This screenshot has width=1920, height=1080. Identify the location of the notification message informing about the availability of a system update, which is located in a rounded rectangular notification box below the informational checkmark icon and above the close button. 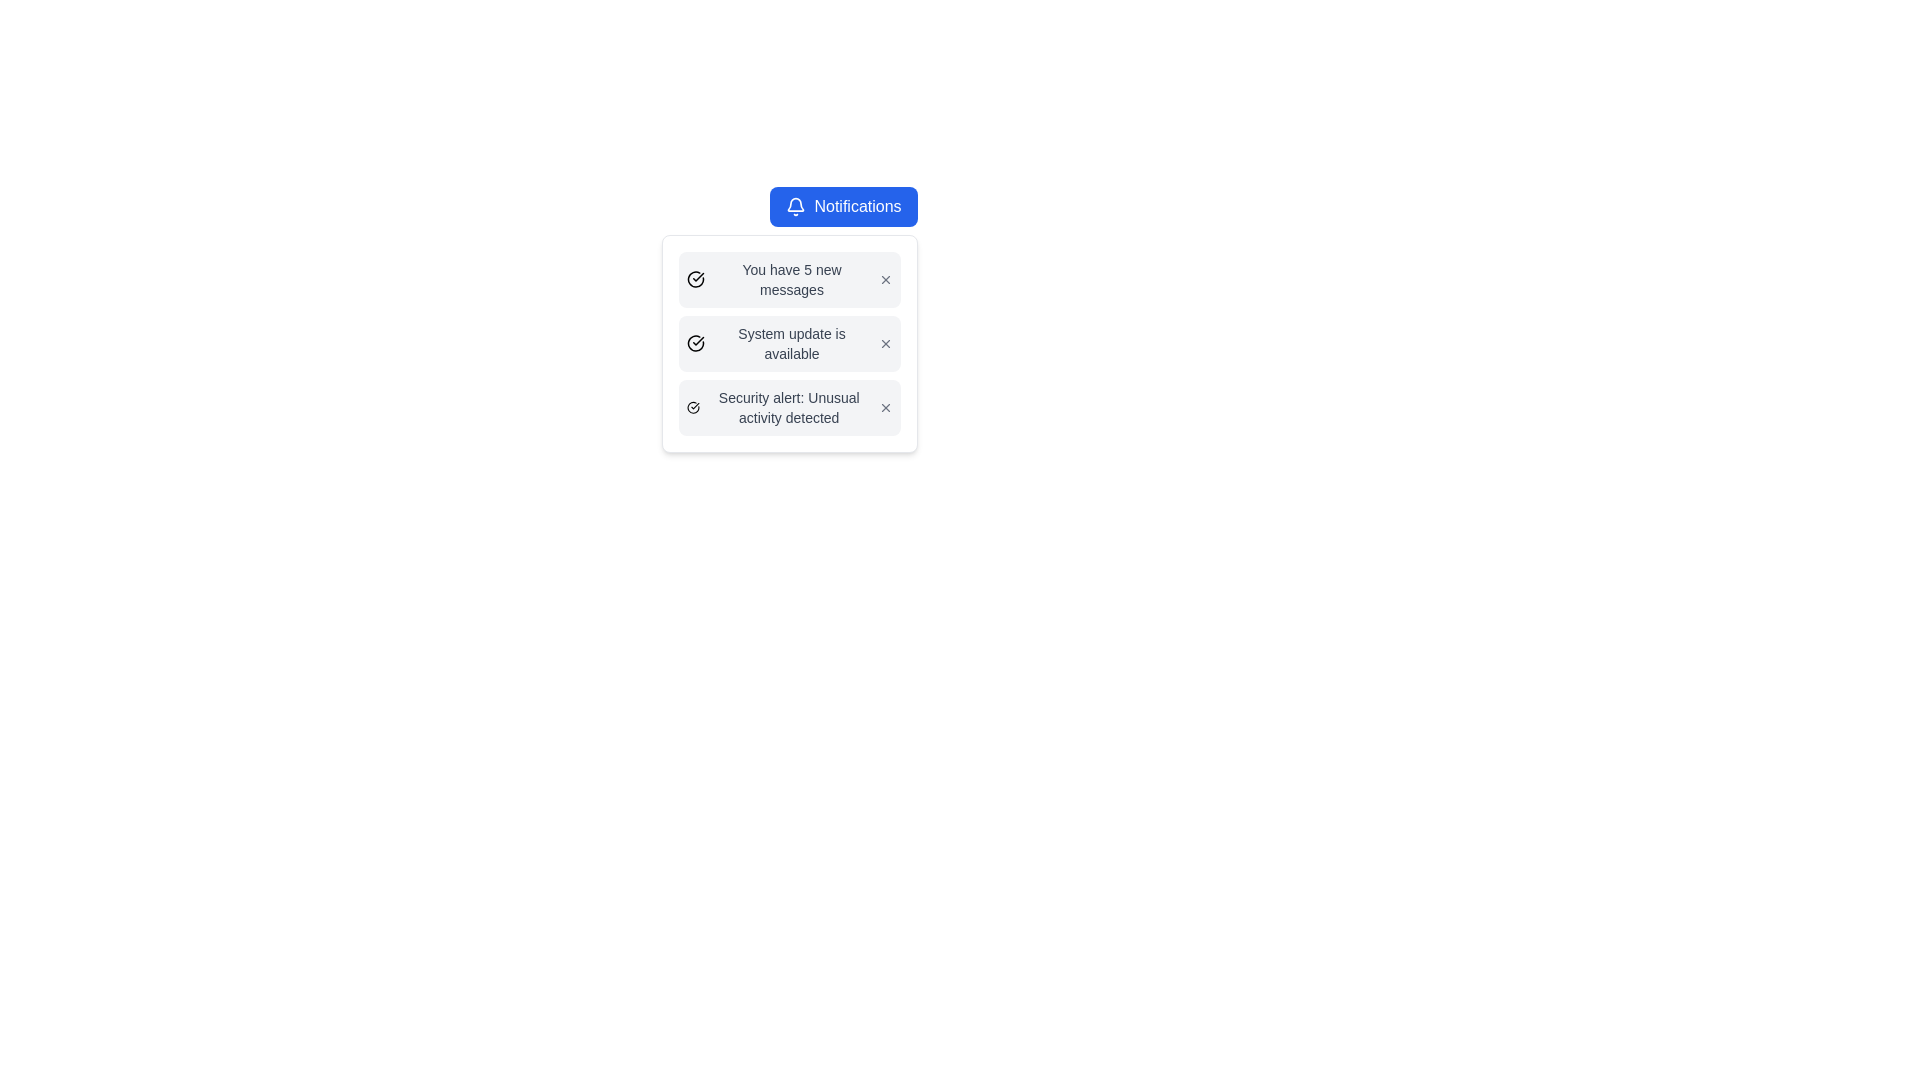
(791, 342).